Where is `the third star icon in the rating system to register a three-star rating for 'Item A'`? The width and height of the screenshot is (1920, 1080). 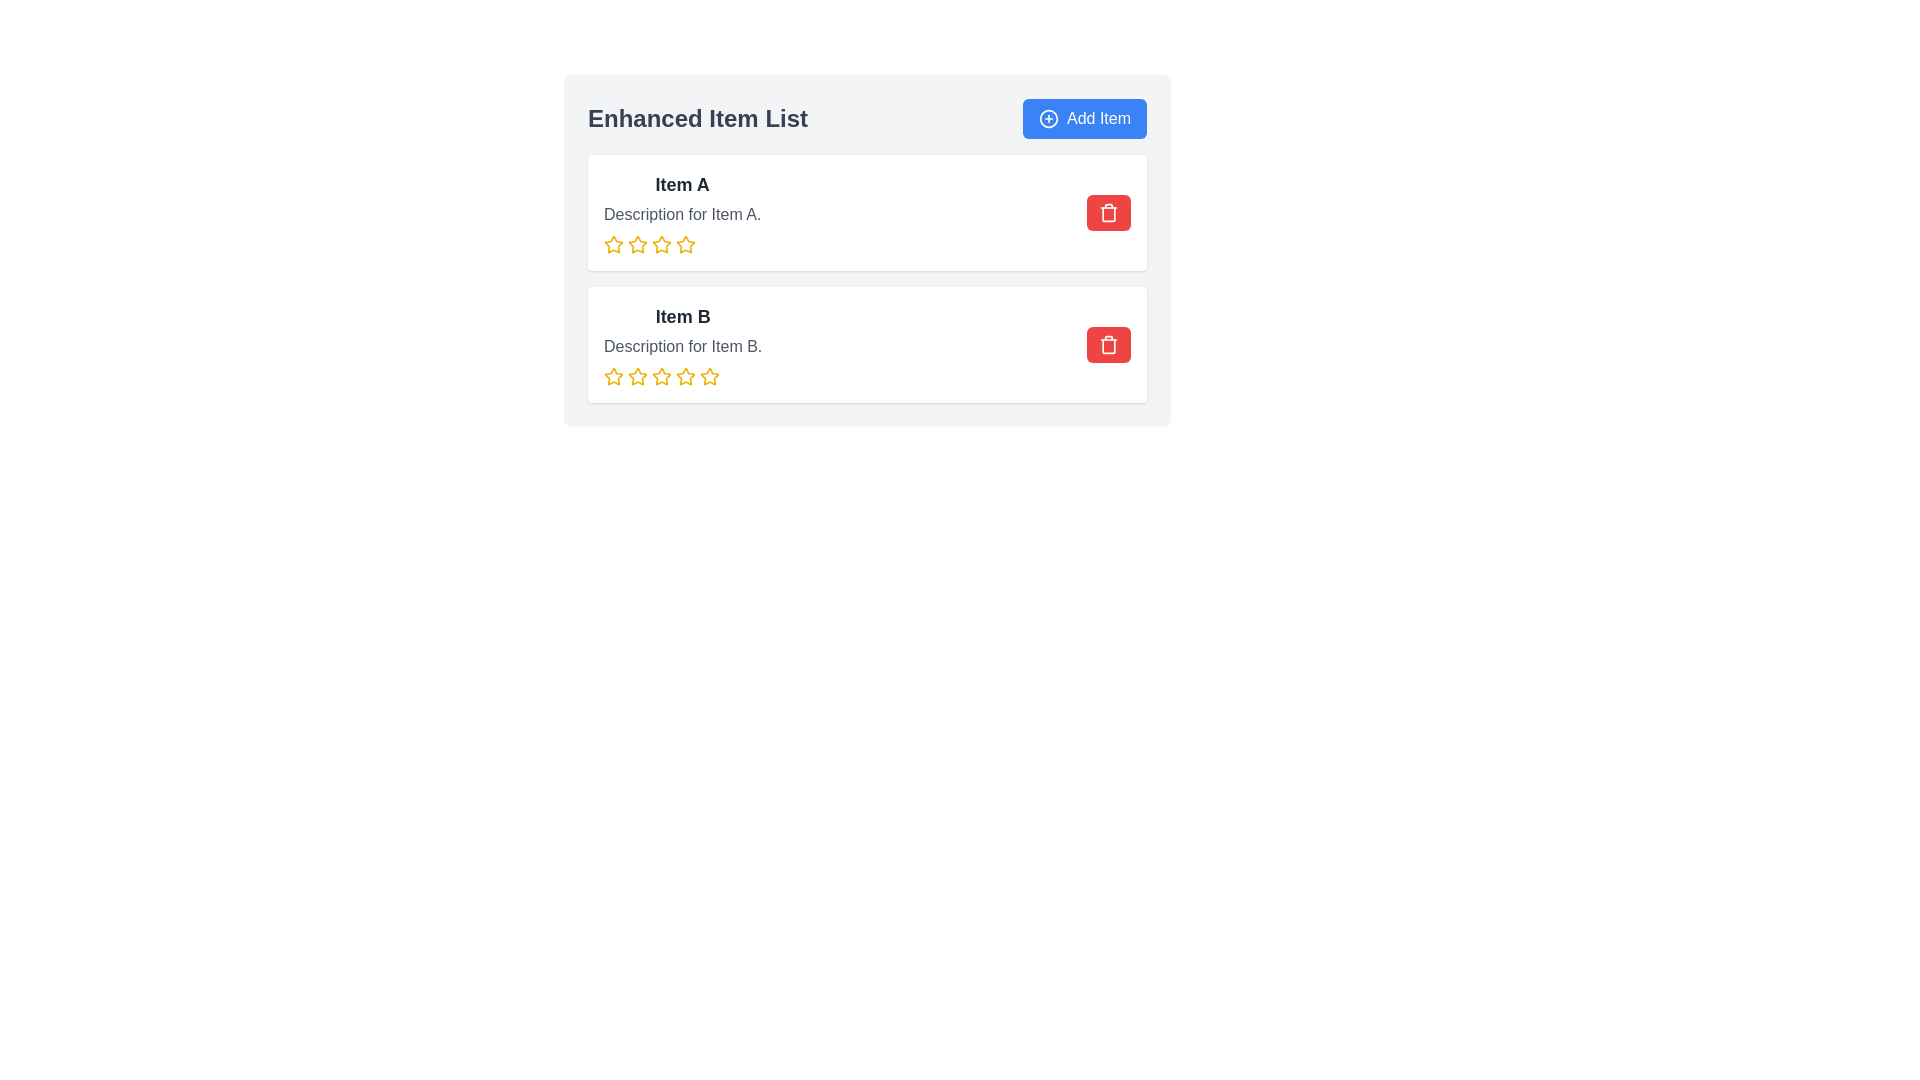
the third star icon in the rating system to register a three-star rating for 'Item A' is located at coordinates (637, 244).